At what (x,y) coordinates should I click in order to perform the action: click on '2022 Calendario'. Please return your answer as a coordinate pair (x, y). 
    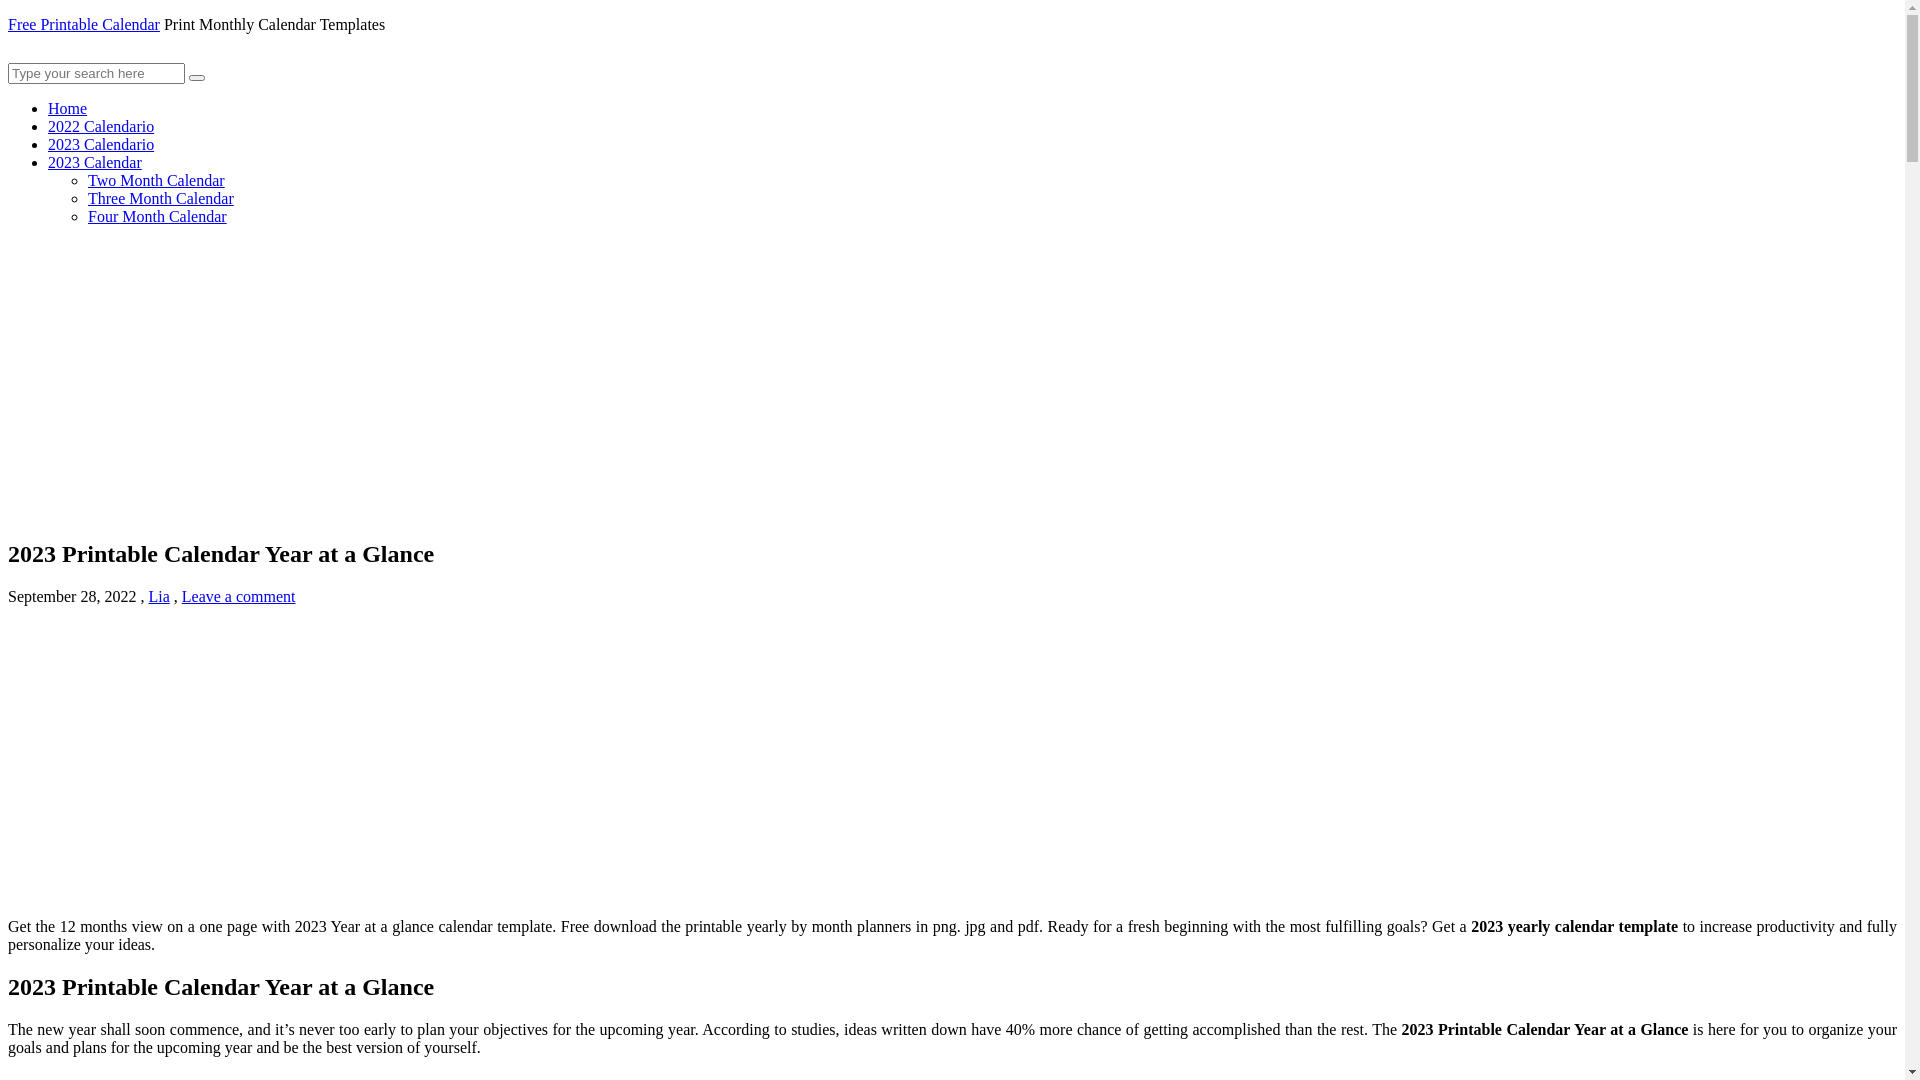
    Looking at the image, I should click on (99, 126).